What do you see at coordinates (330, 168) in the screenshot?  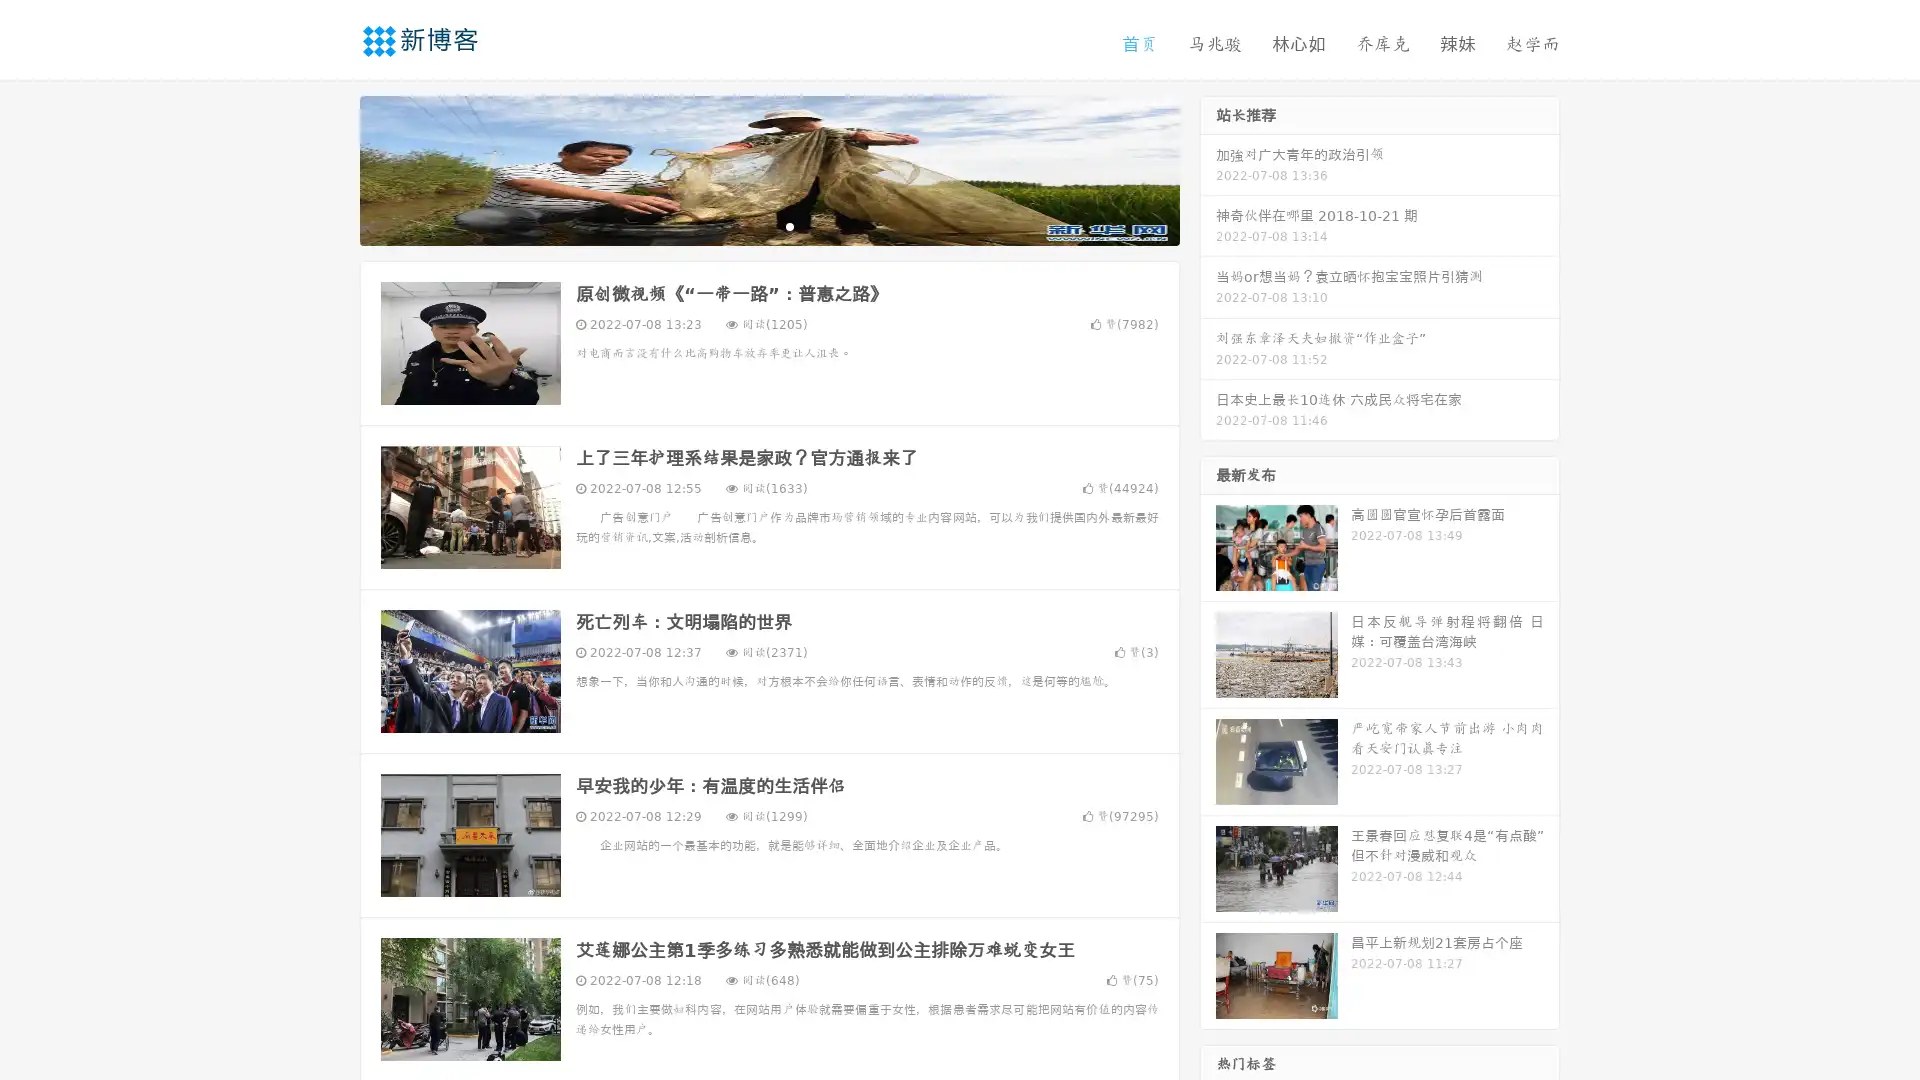 I see `Previous slide` at bounding box center [330, 168].